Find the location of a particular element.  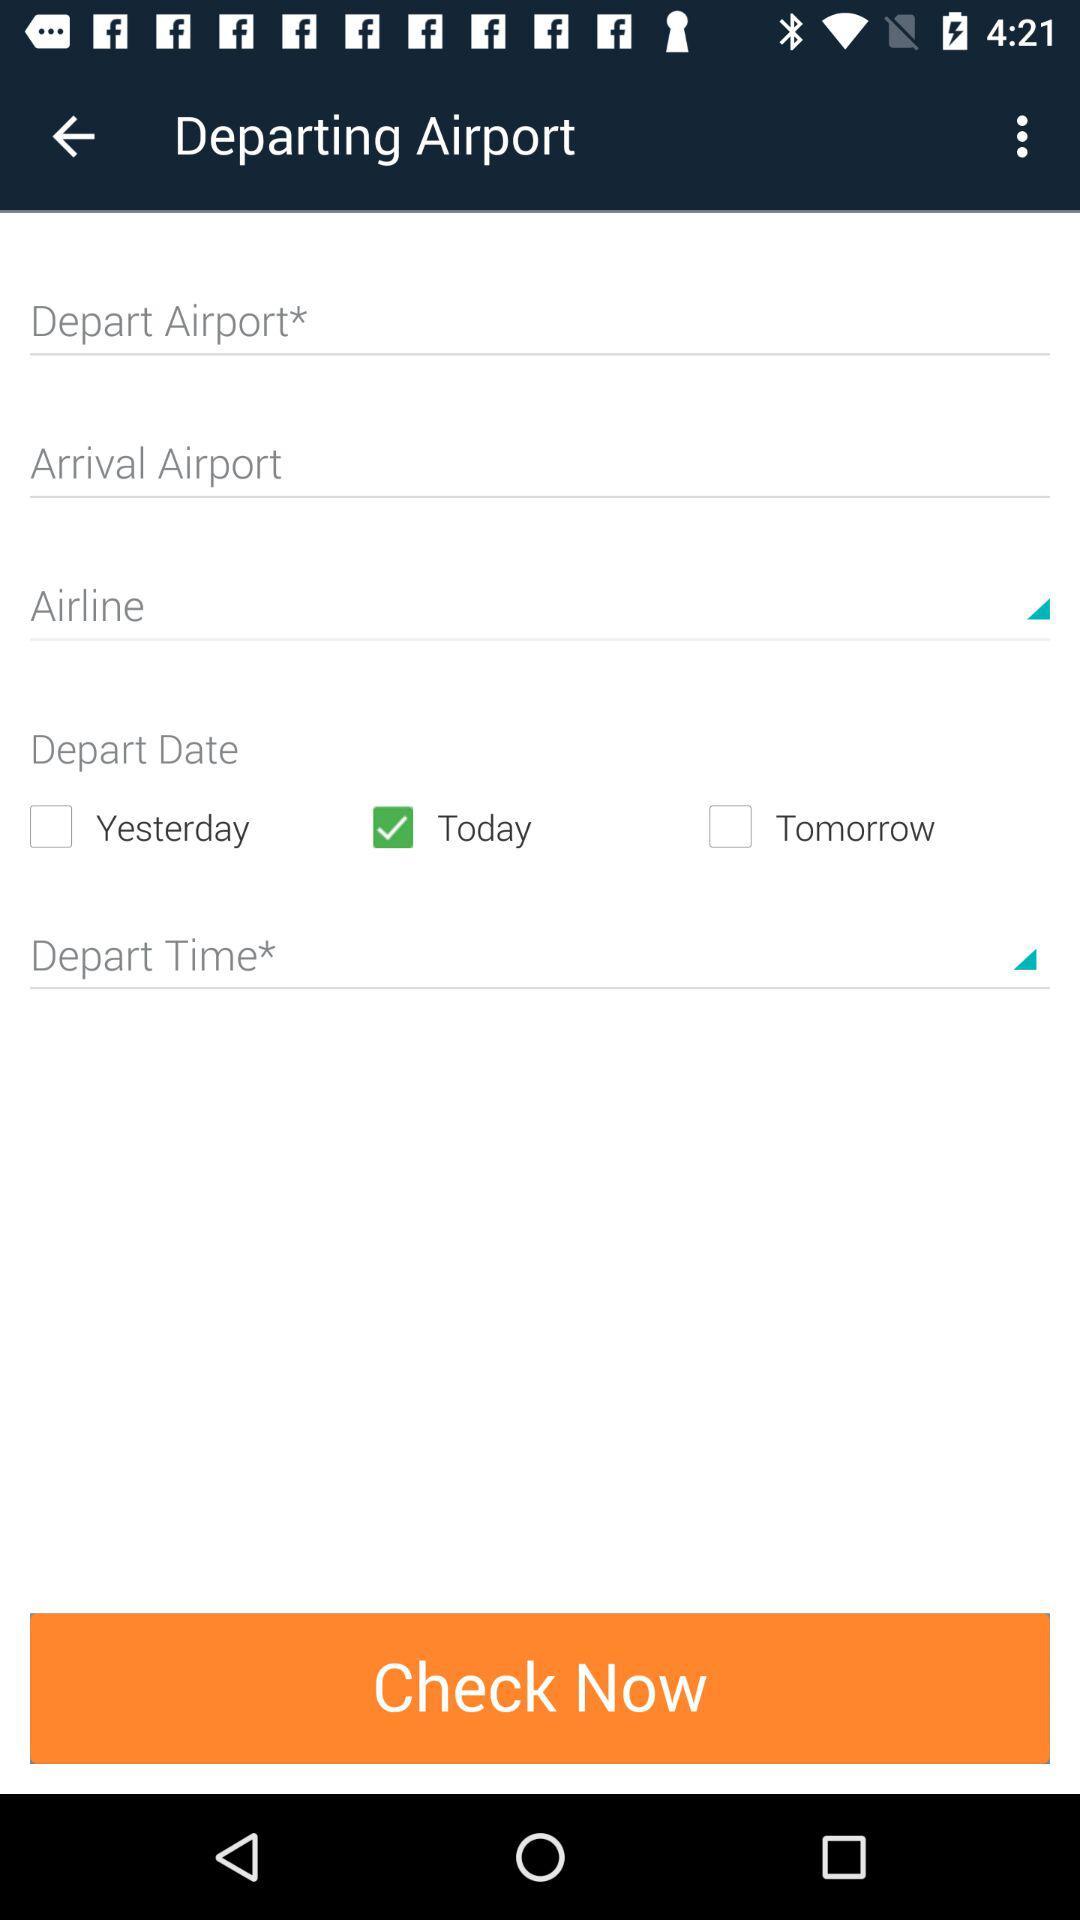

the check now item is located at coordinates (540, 1687).